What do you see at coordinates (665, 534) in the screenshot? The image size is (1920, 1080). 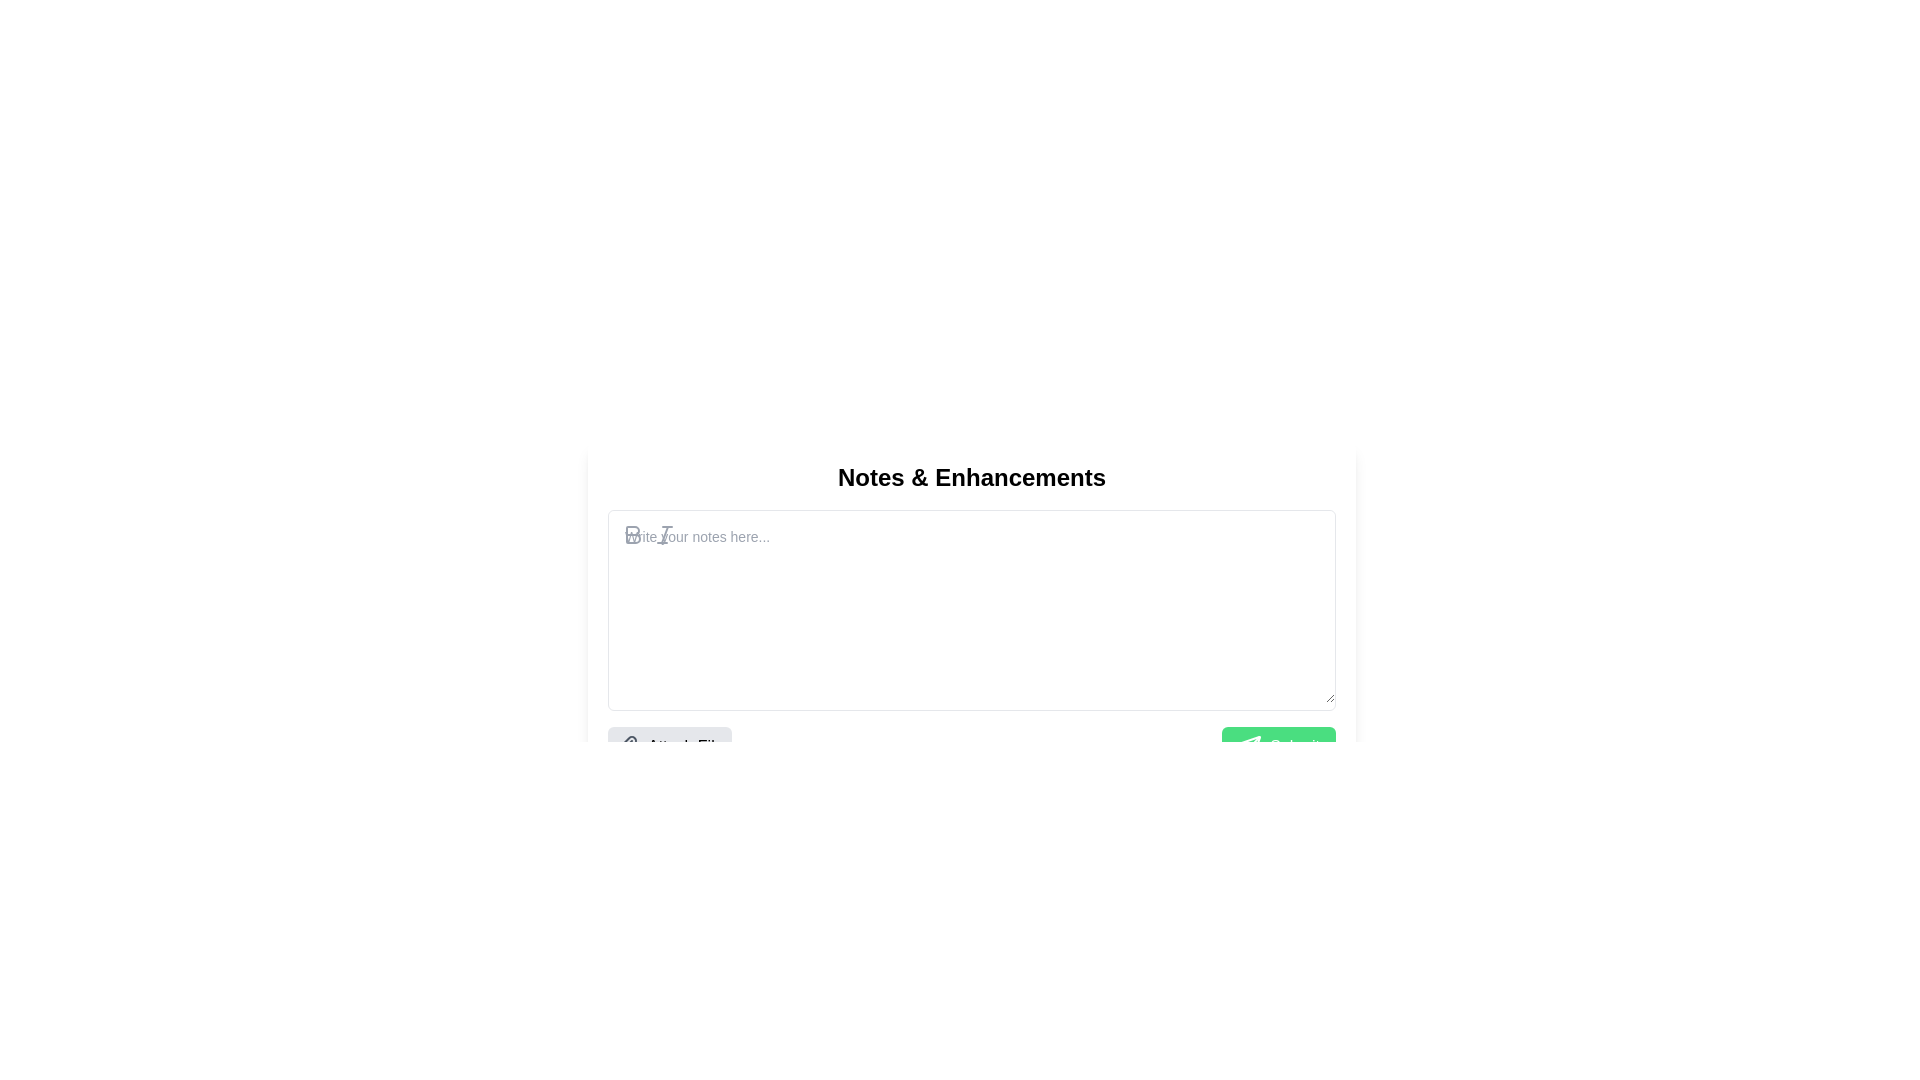 I see `the italicized 'I' icon in the top-left corner of the toolbar` at bounding box center [665, 534].